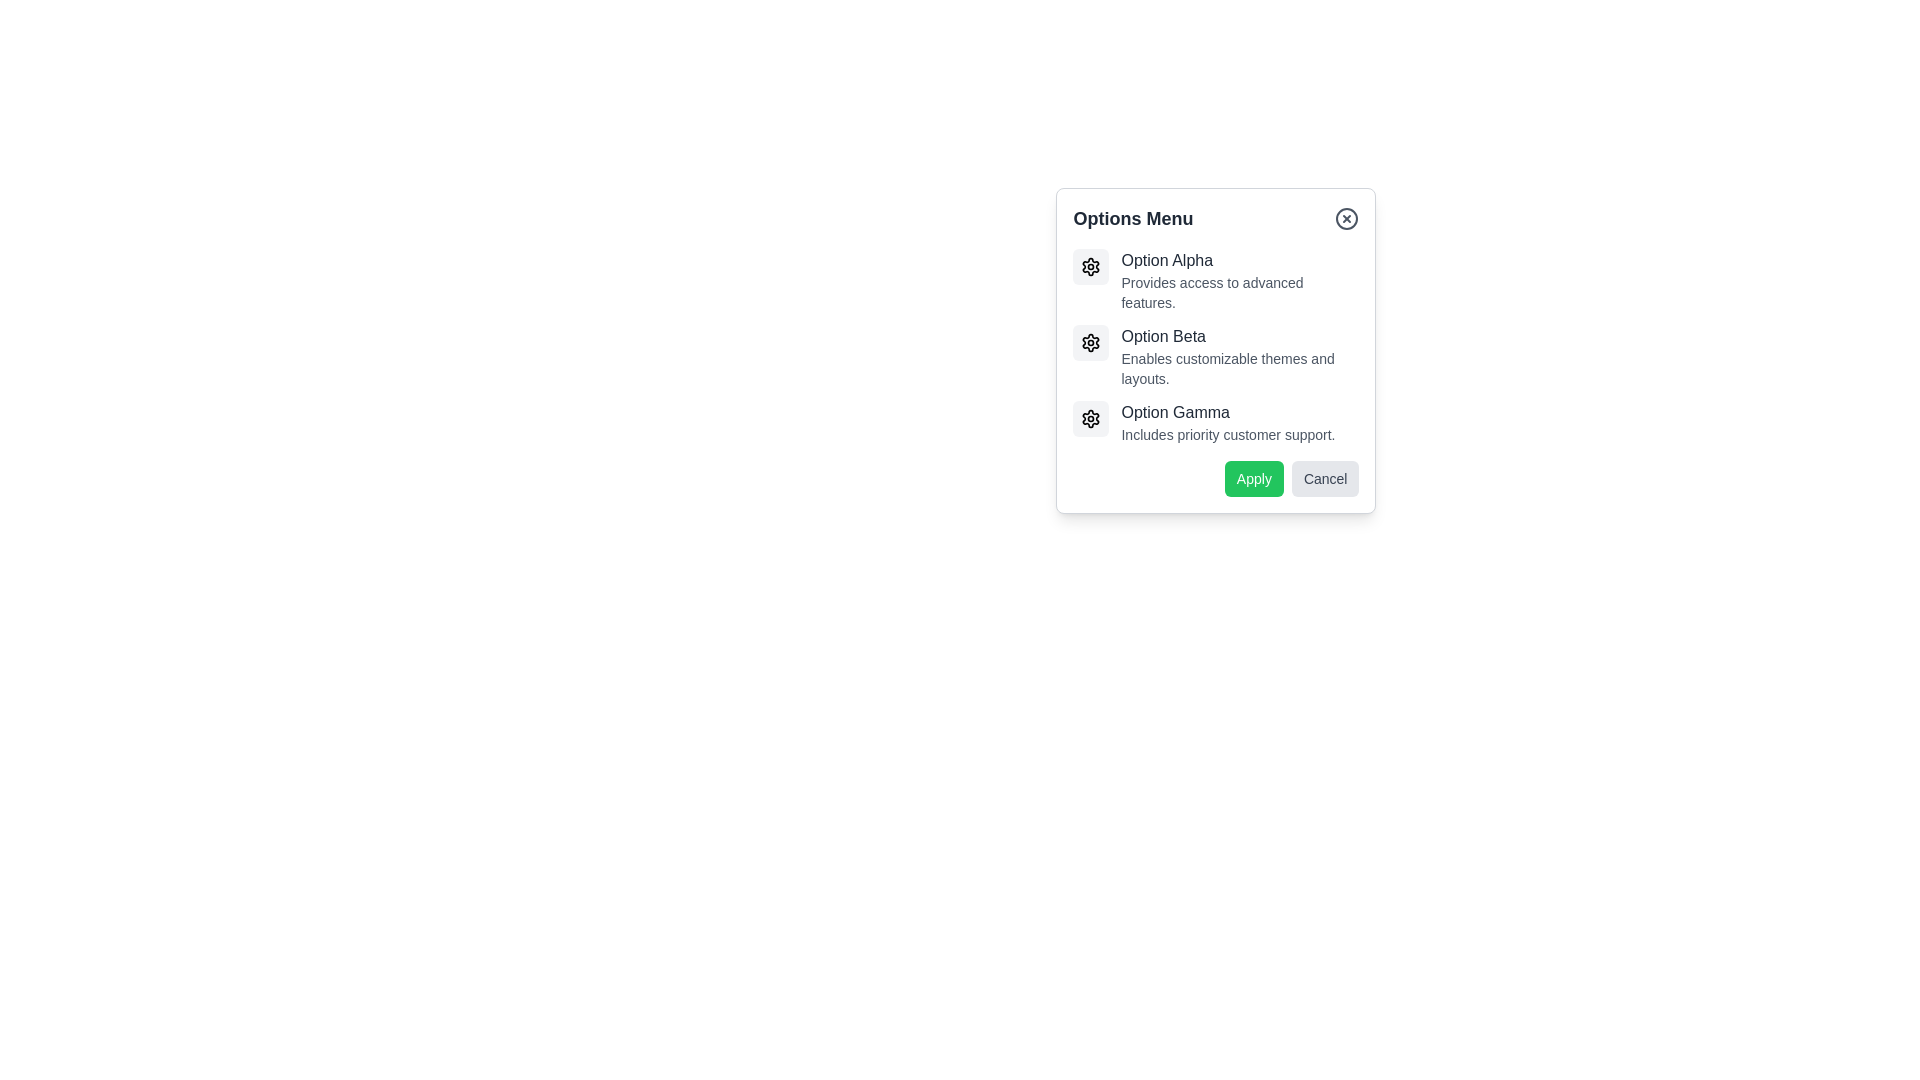  I want to click on the title label located at the top of the dialog box, so click(1215, 219).